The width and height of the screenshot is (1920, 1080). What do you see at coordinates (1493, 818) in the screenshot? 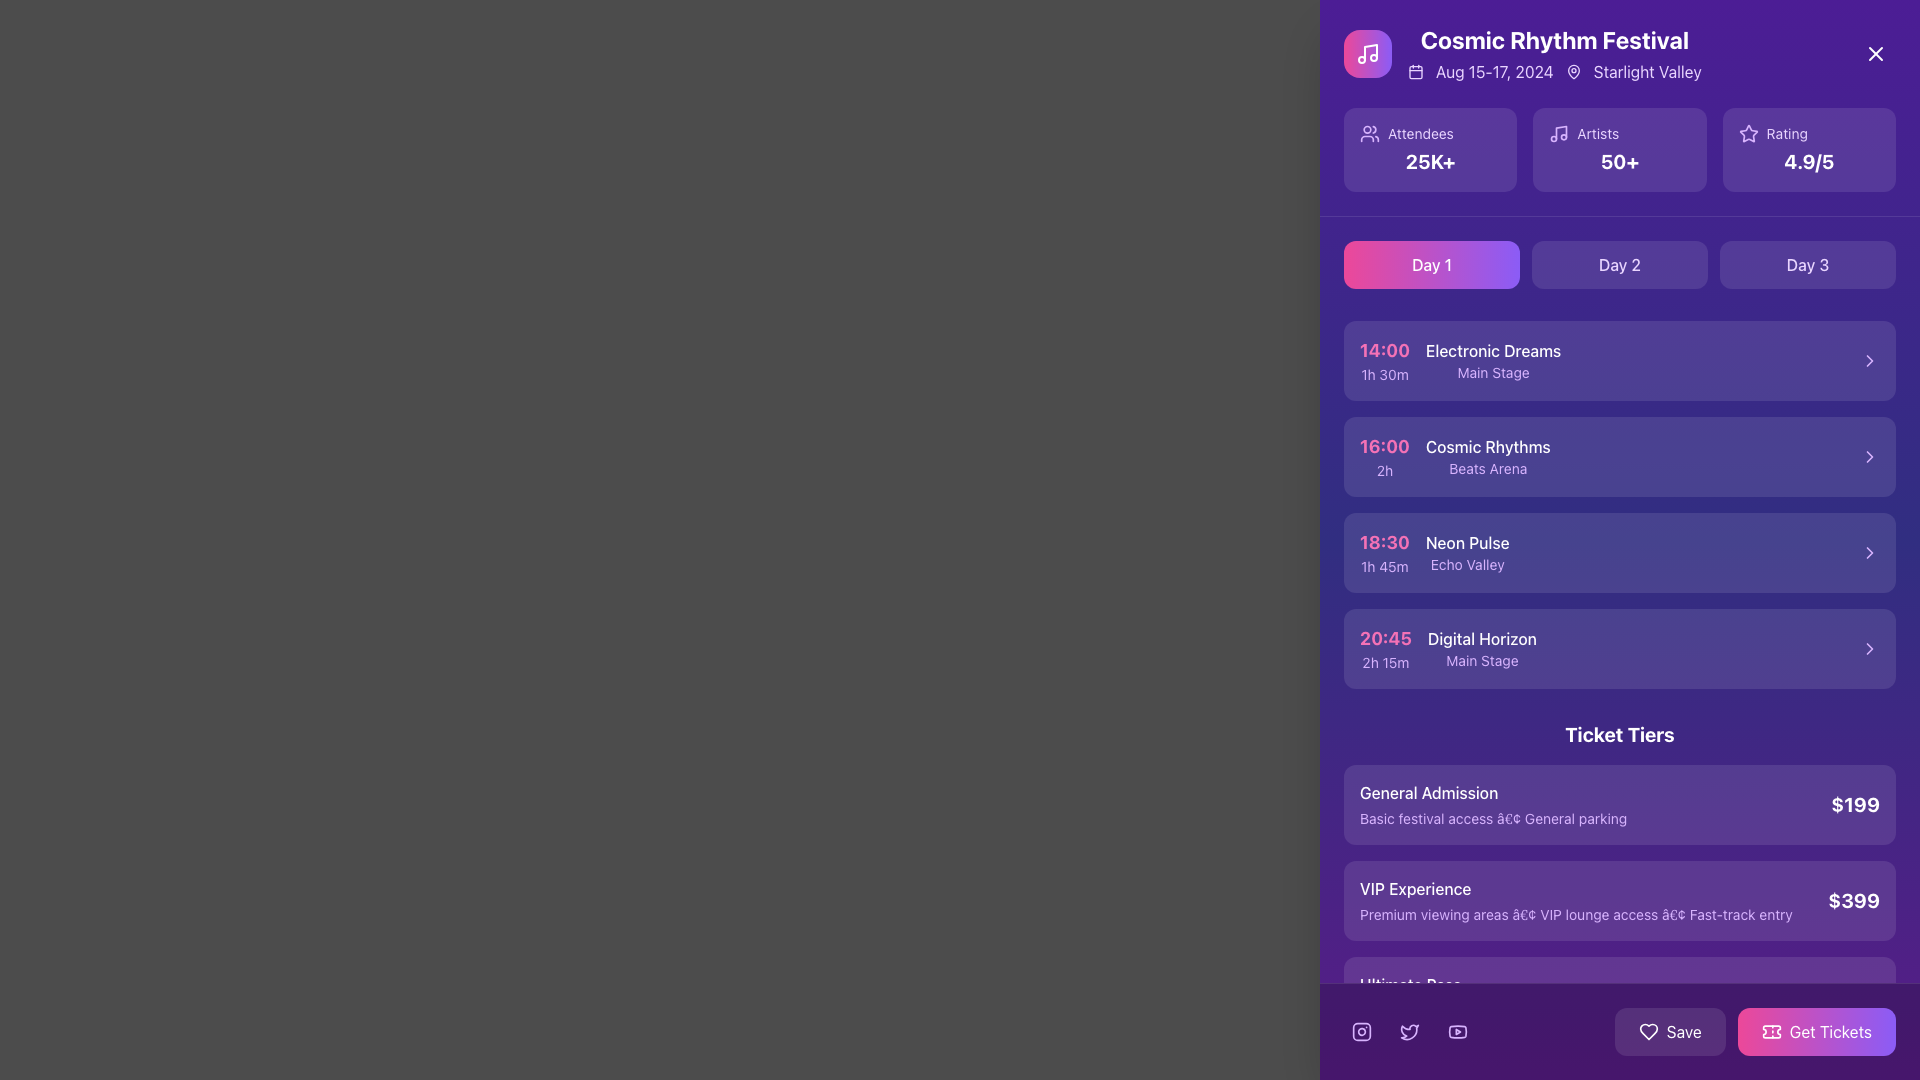
I see `the text element displaying 'Basic festival access • General parking' located in the 'Ticket Tiers' section, directly below the 'General Admission' heading` at bounding box center [1493, 818].